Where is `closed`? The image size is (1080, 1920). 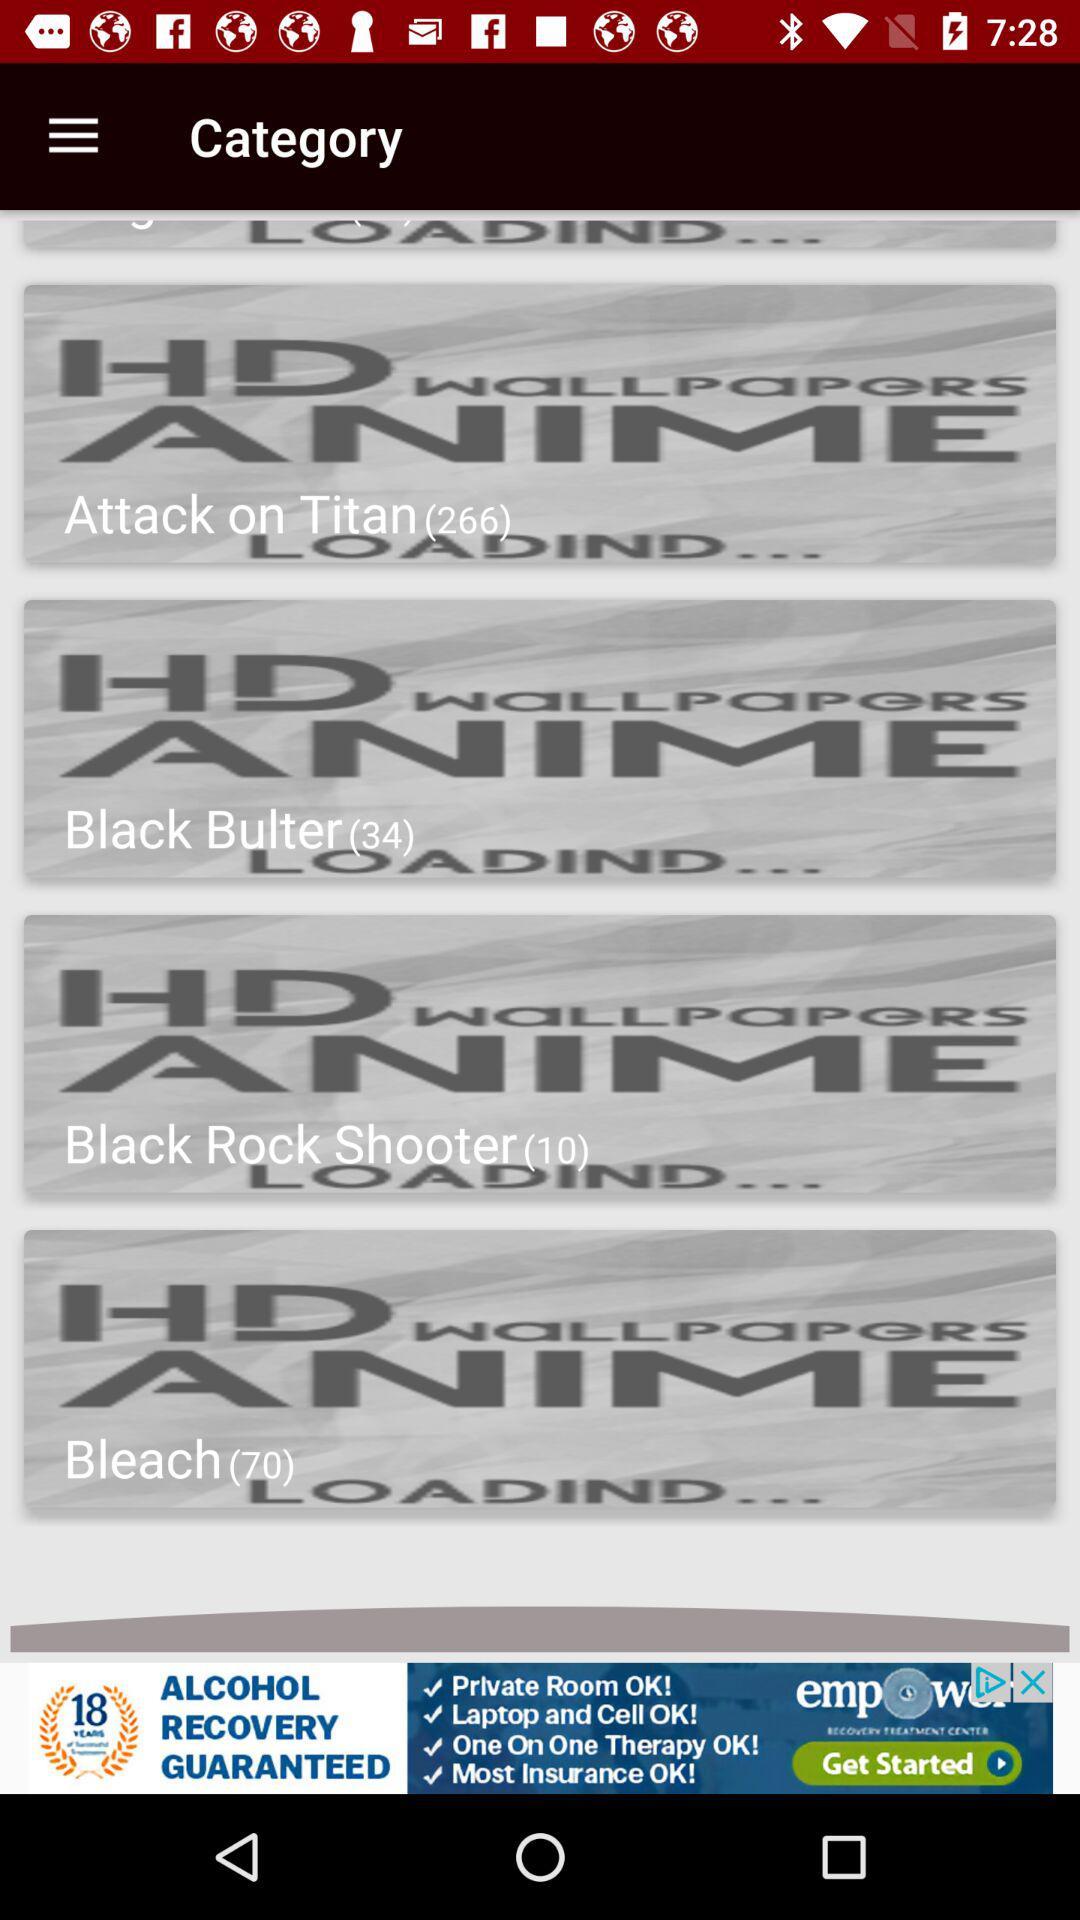
closed is located at coordinates (540, 1727).